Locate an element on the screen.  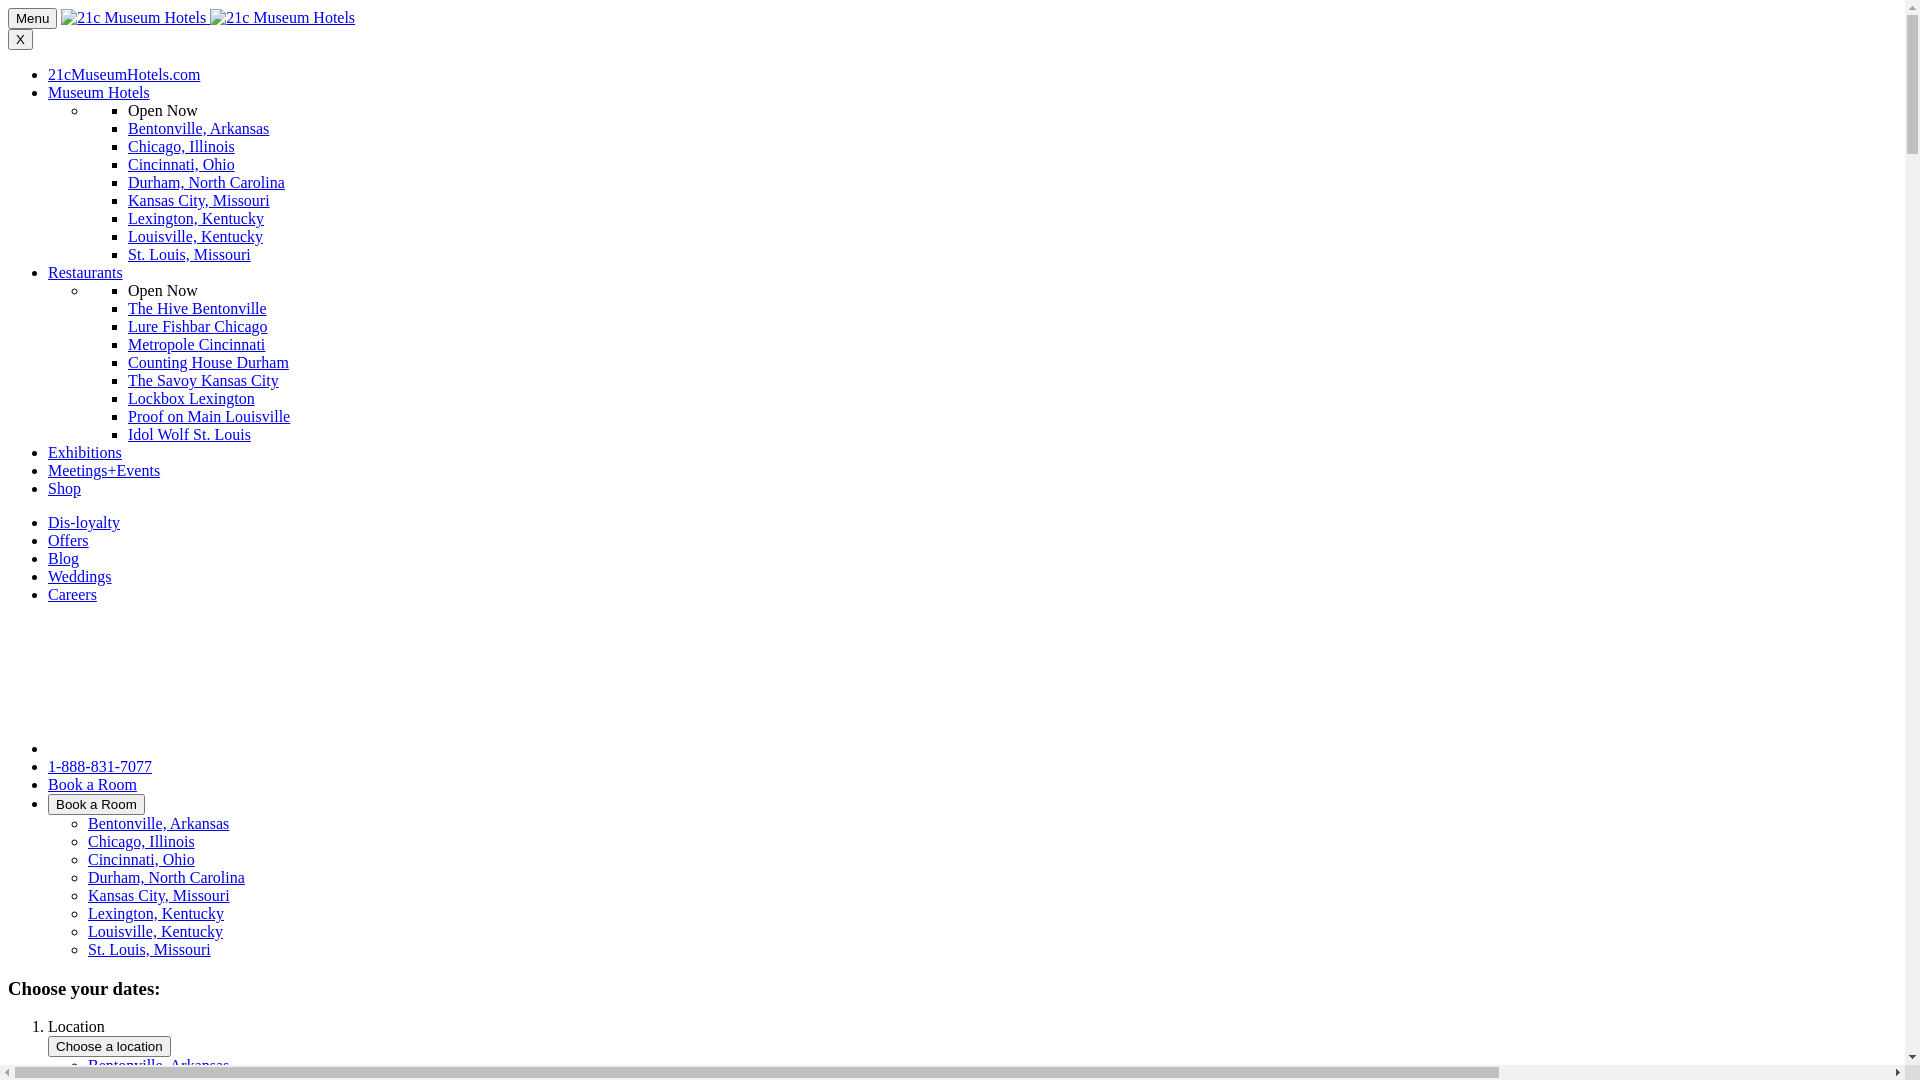
'Lure Fishbar Chicago' is located at coordinates (197, 325).